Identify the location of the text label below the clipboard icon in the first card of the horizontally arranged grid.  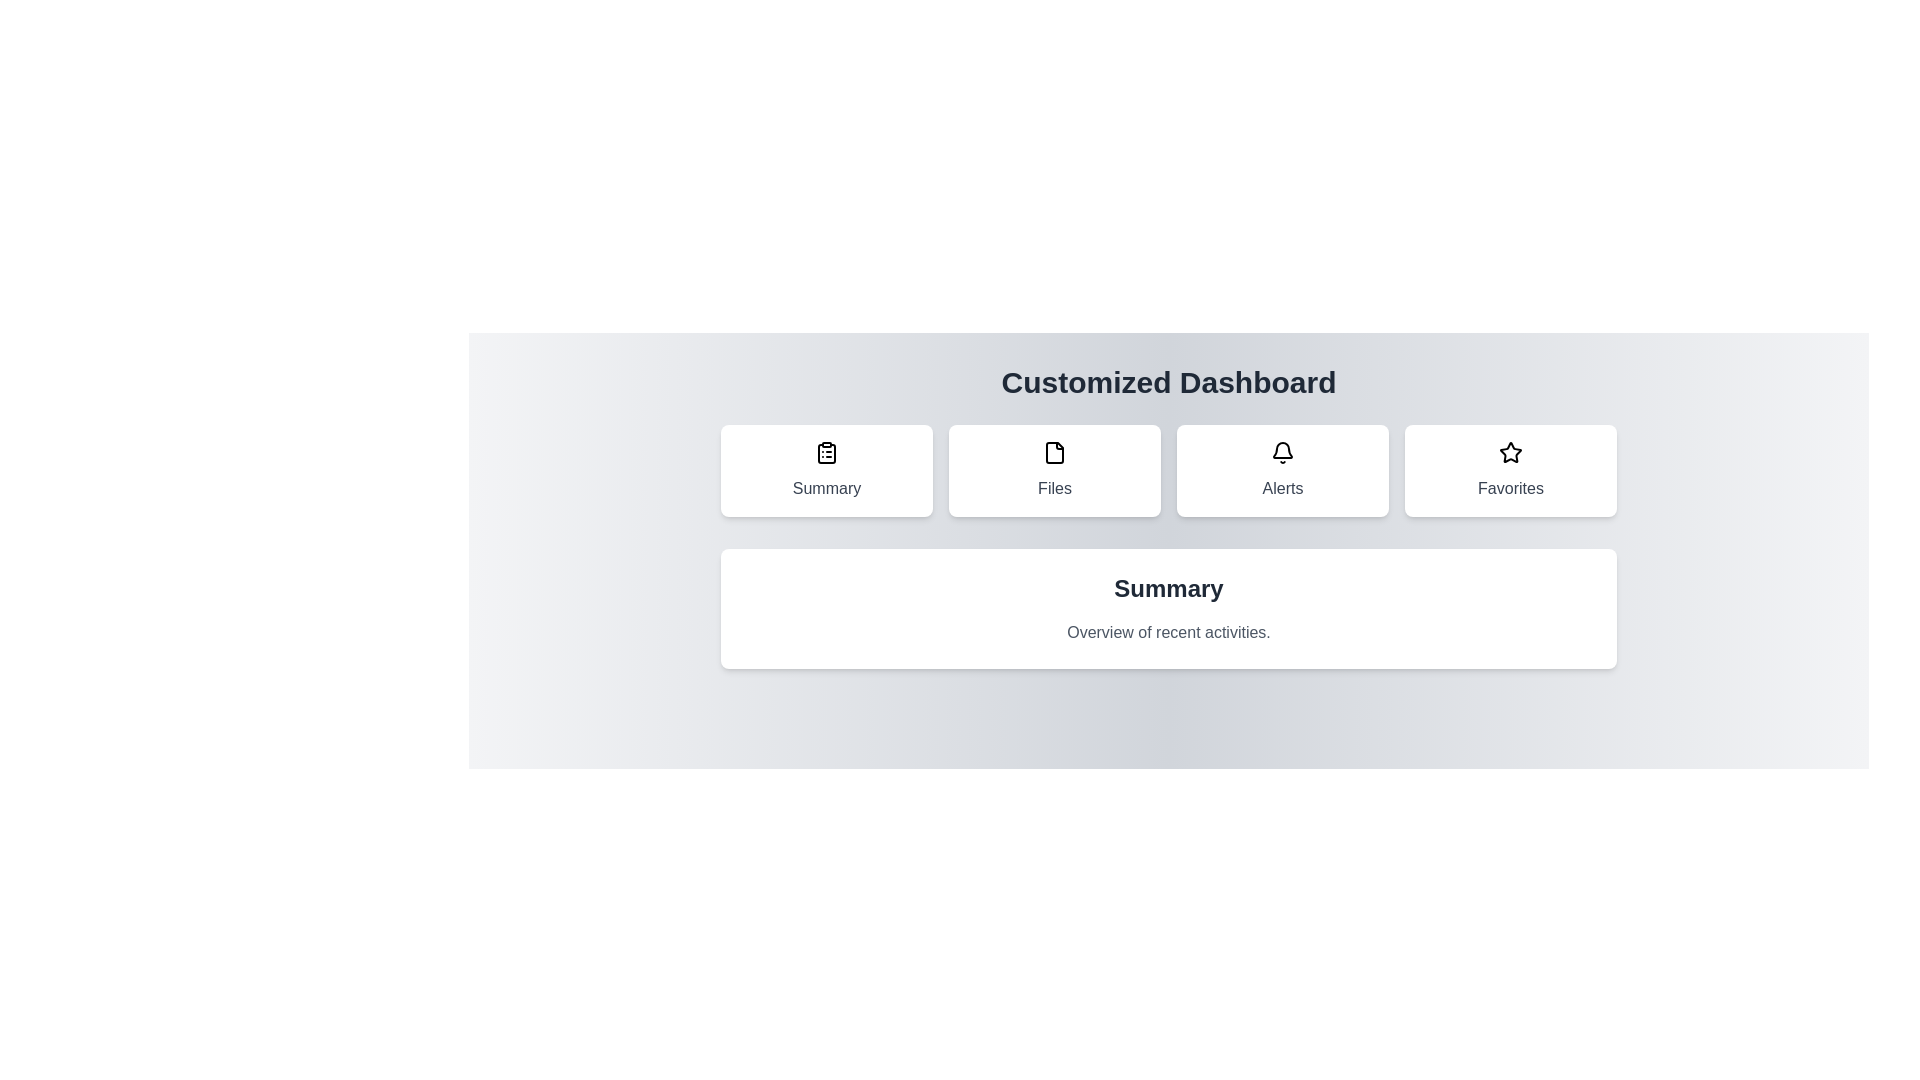
(826, 489).